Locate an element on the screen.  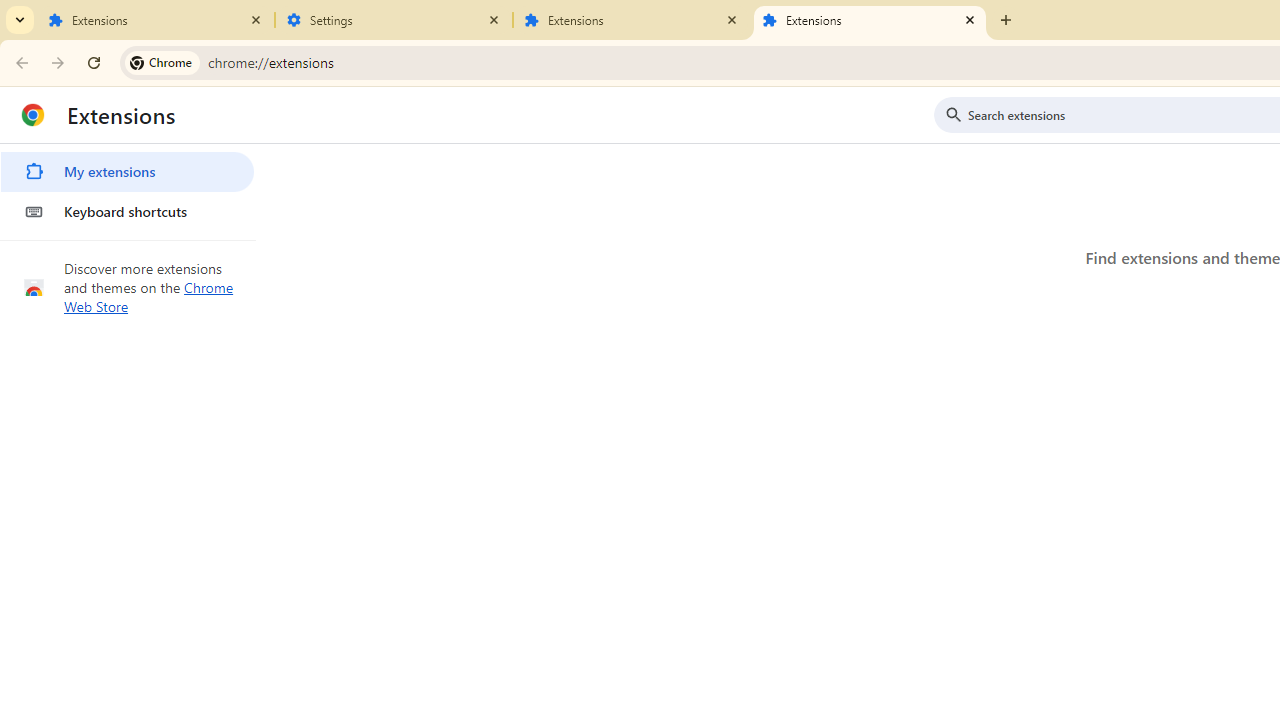
'Settings' is located at coordinates (394, 20).